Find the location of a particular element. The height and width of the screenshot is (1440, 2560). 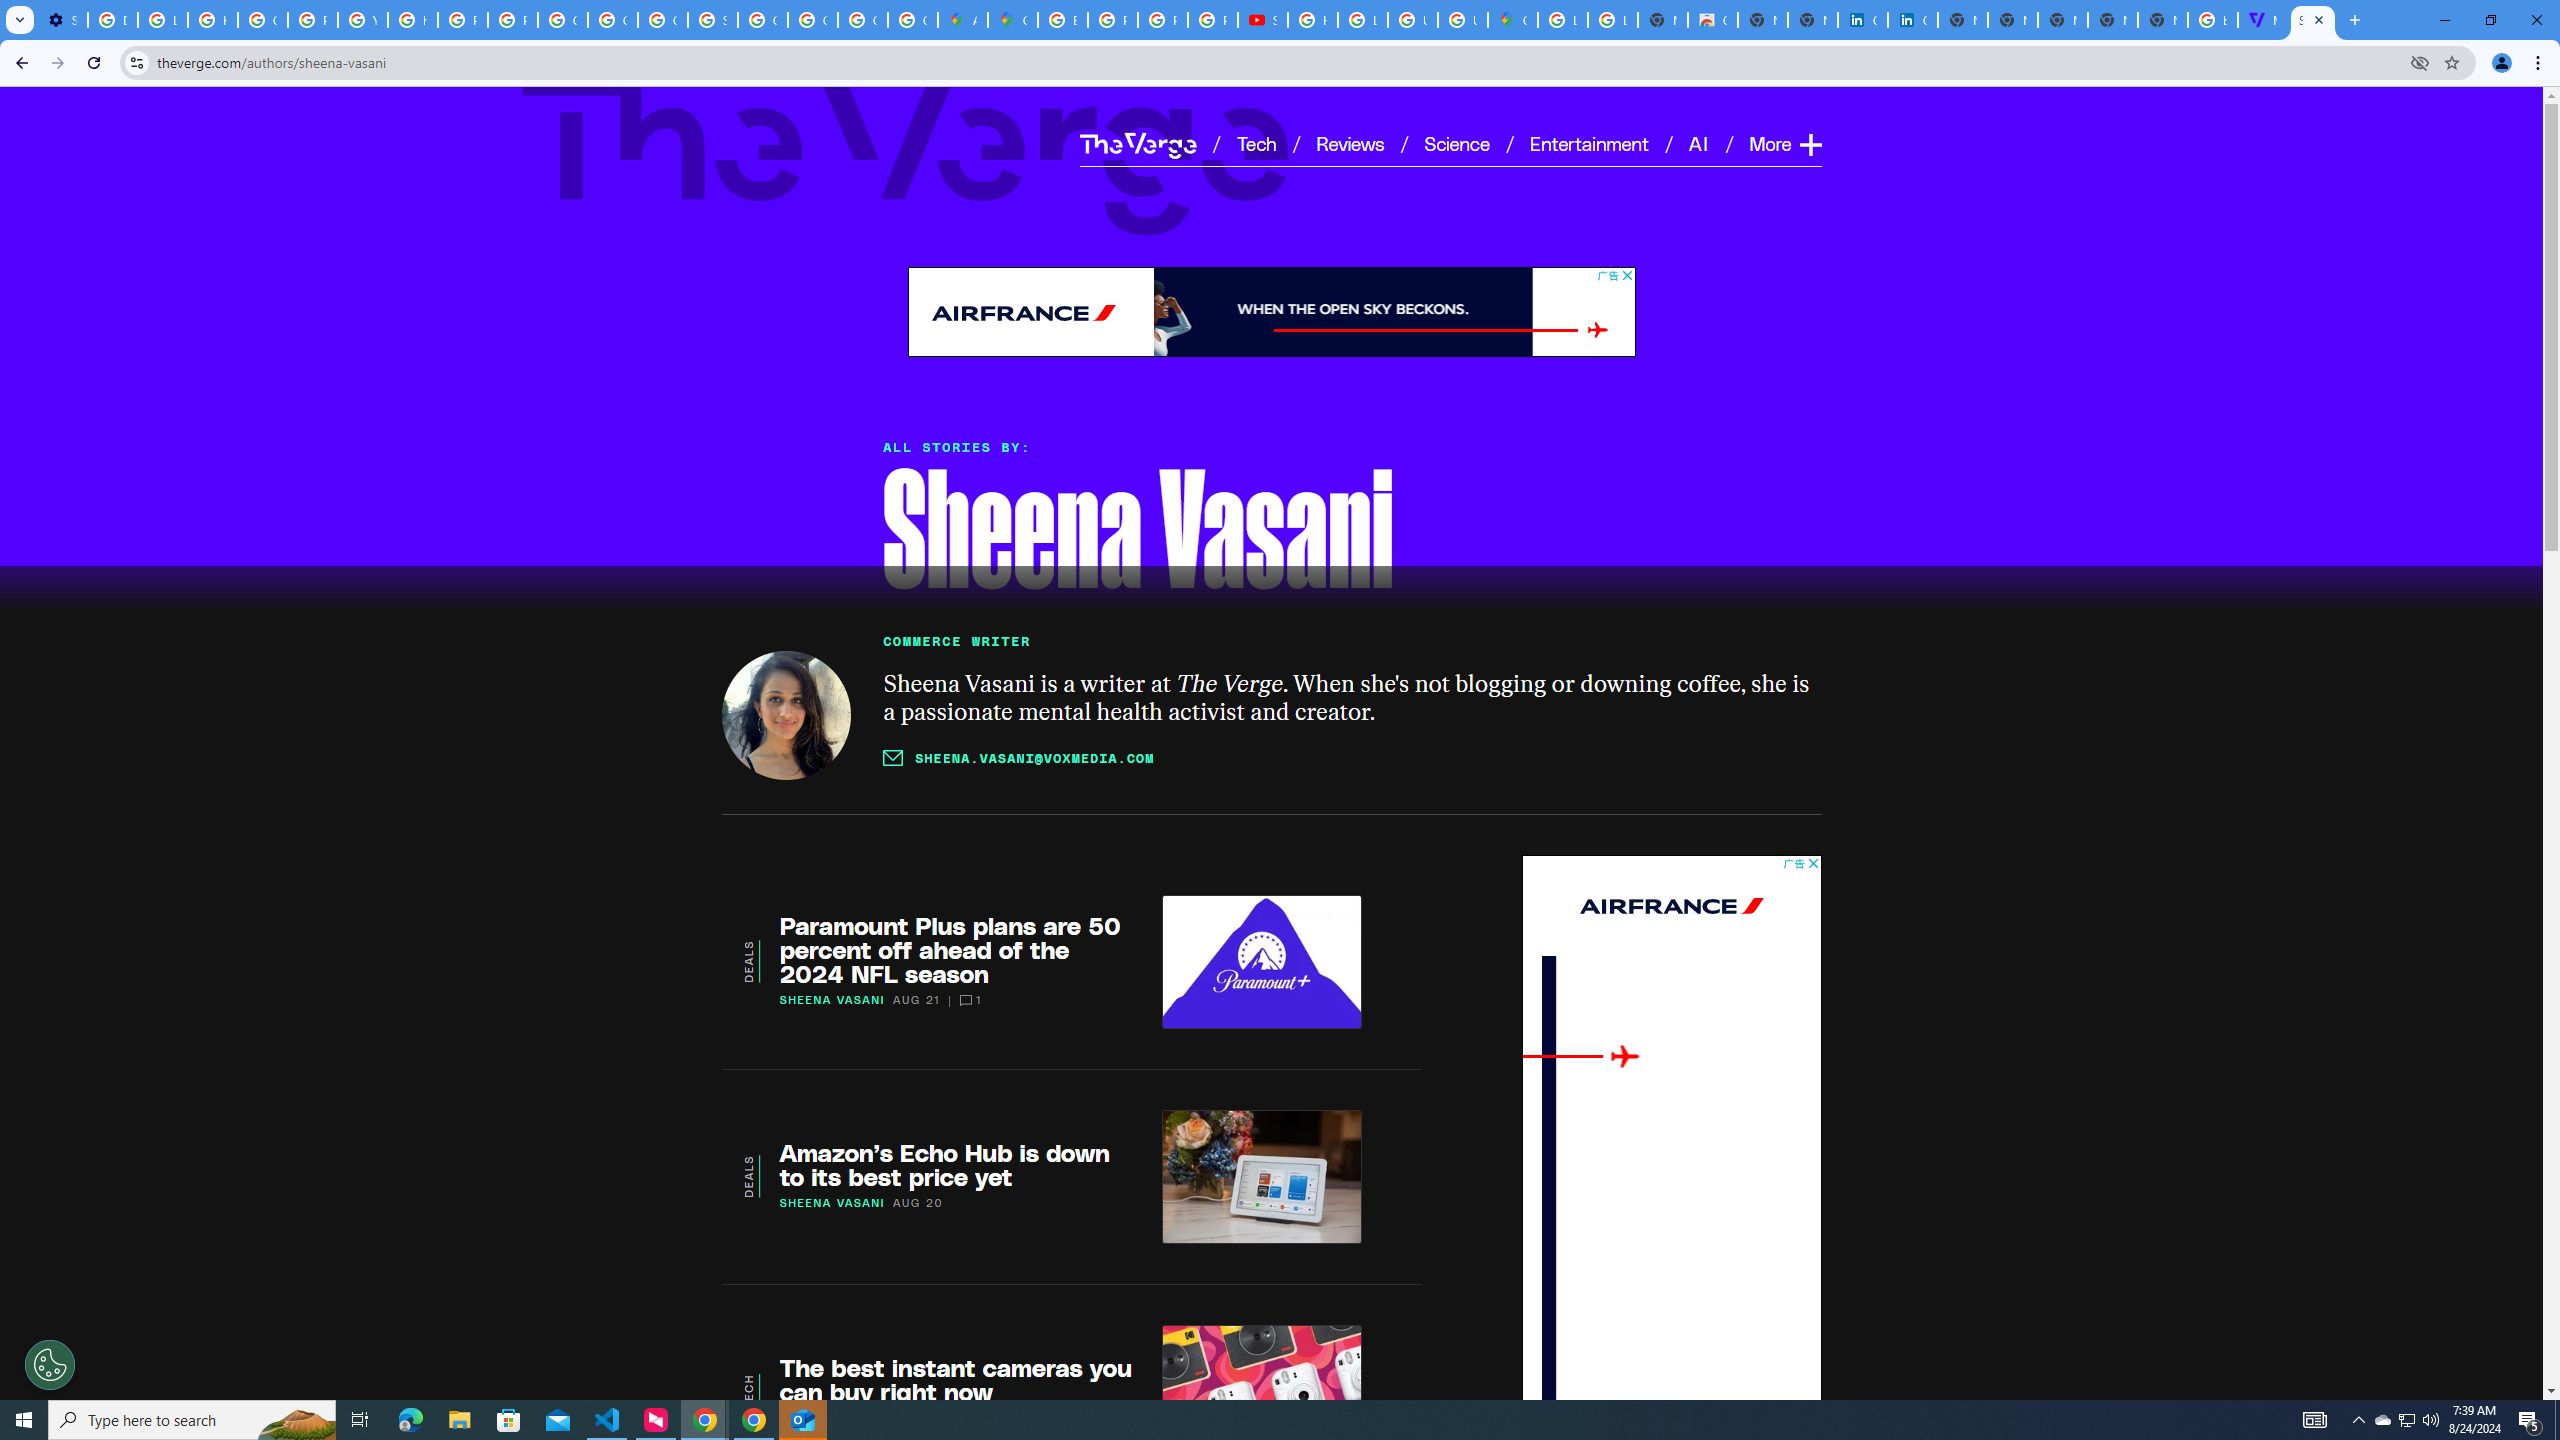

'The Verge homepage The Verge' is located at coordinates (1137, 143).